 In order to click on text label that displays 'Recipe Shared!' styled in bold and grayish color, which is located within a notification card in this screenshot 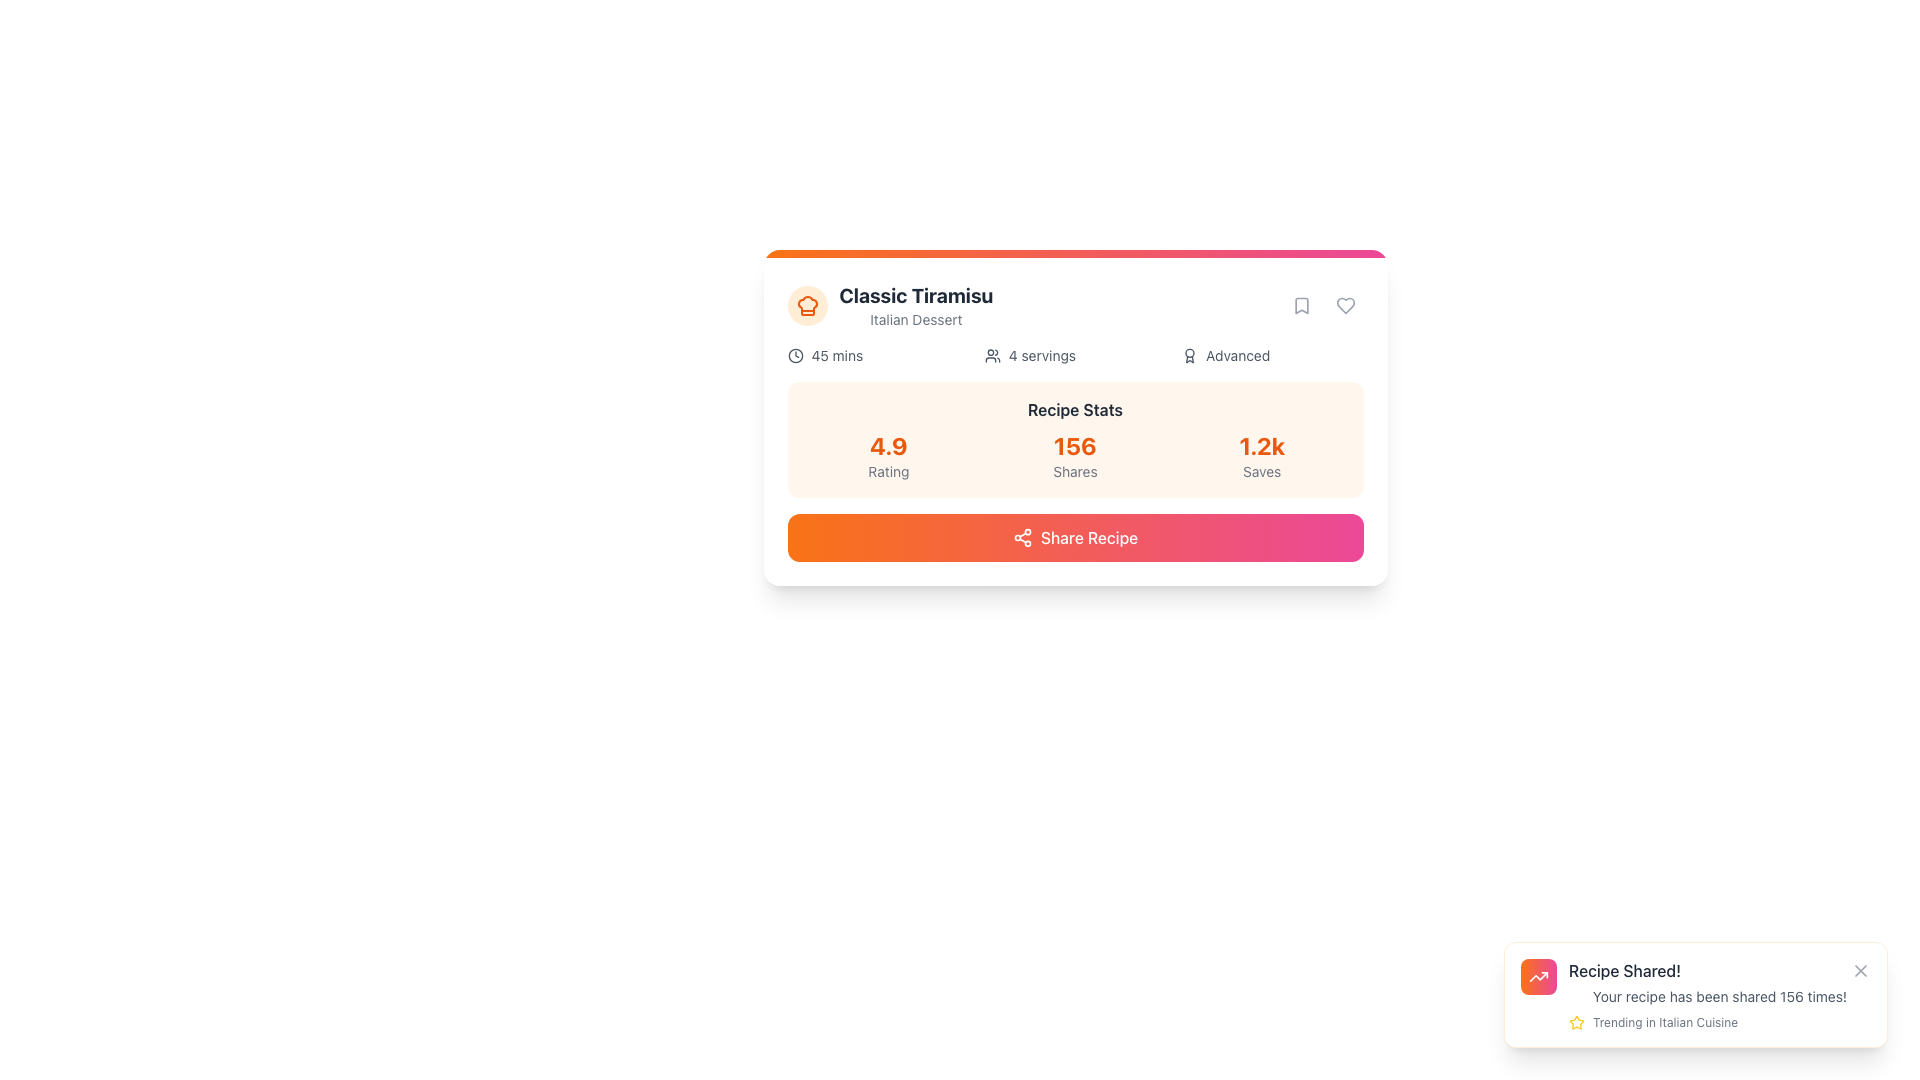, I will do `click(1625, 970)`.